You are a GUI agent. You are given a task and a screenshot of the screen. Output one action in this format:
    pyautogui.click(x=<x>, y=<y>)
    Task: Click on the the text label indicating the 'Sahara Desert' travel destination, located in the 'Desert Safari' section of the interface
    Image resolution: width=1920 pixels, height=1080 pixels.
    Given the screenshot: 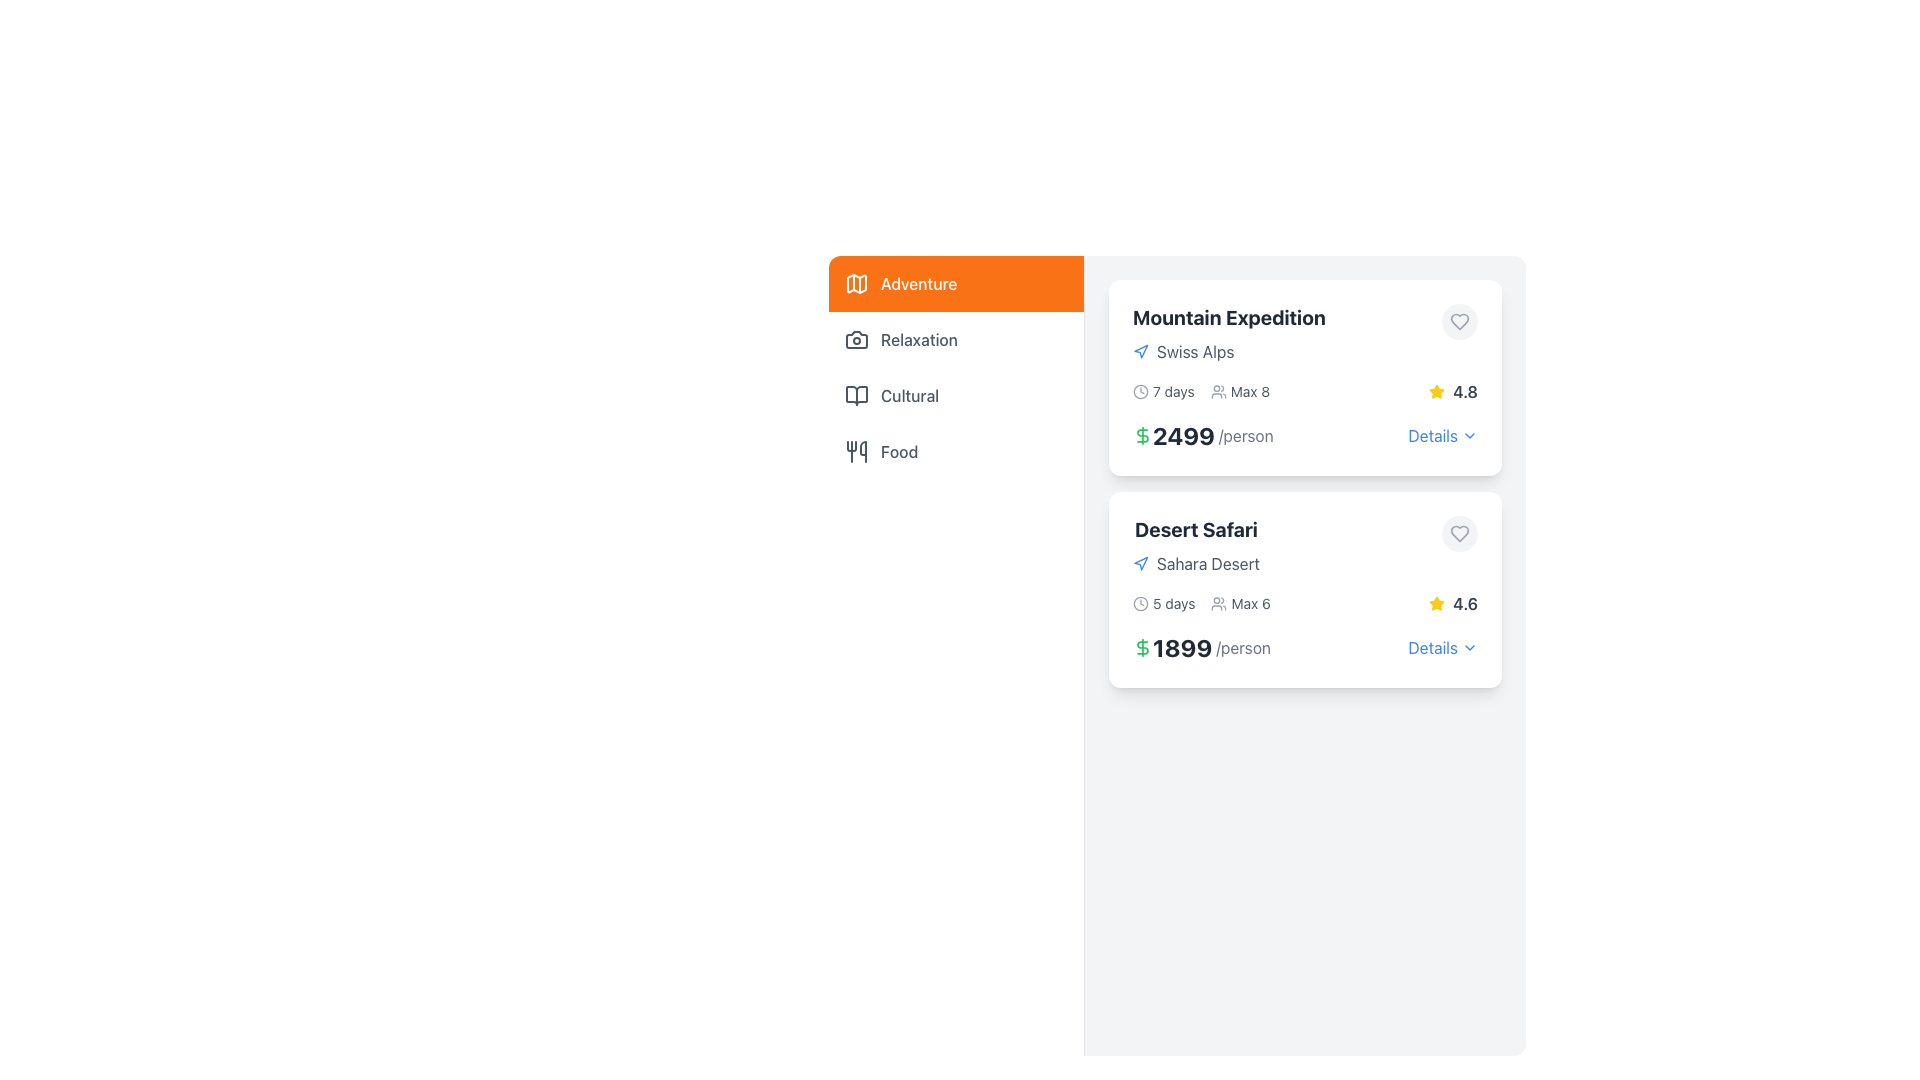 What is the action you would take?
    pyautogui.click(x=1207, y=563)
    